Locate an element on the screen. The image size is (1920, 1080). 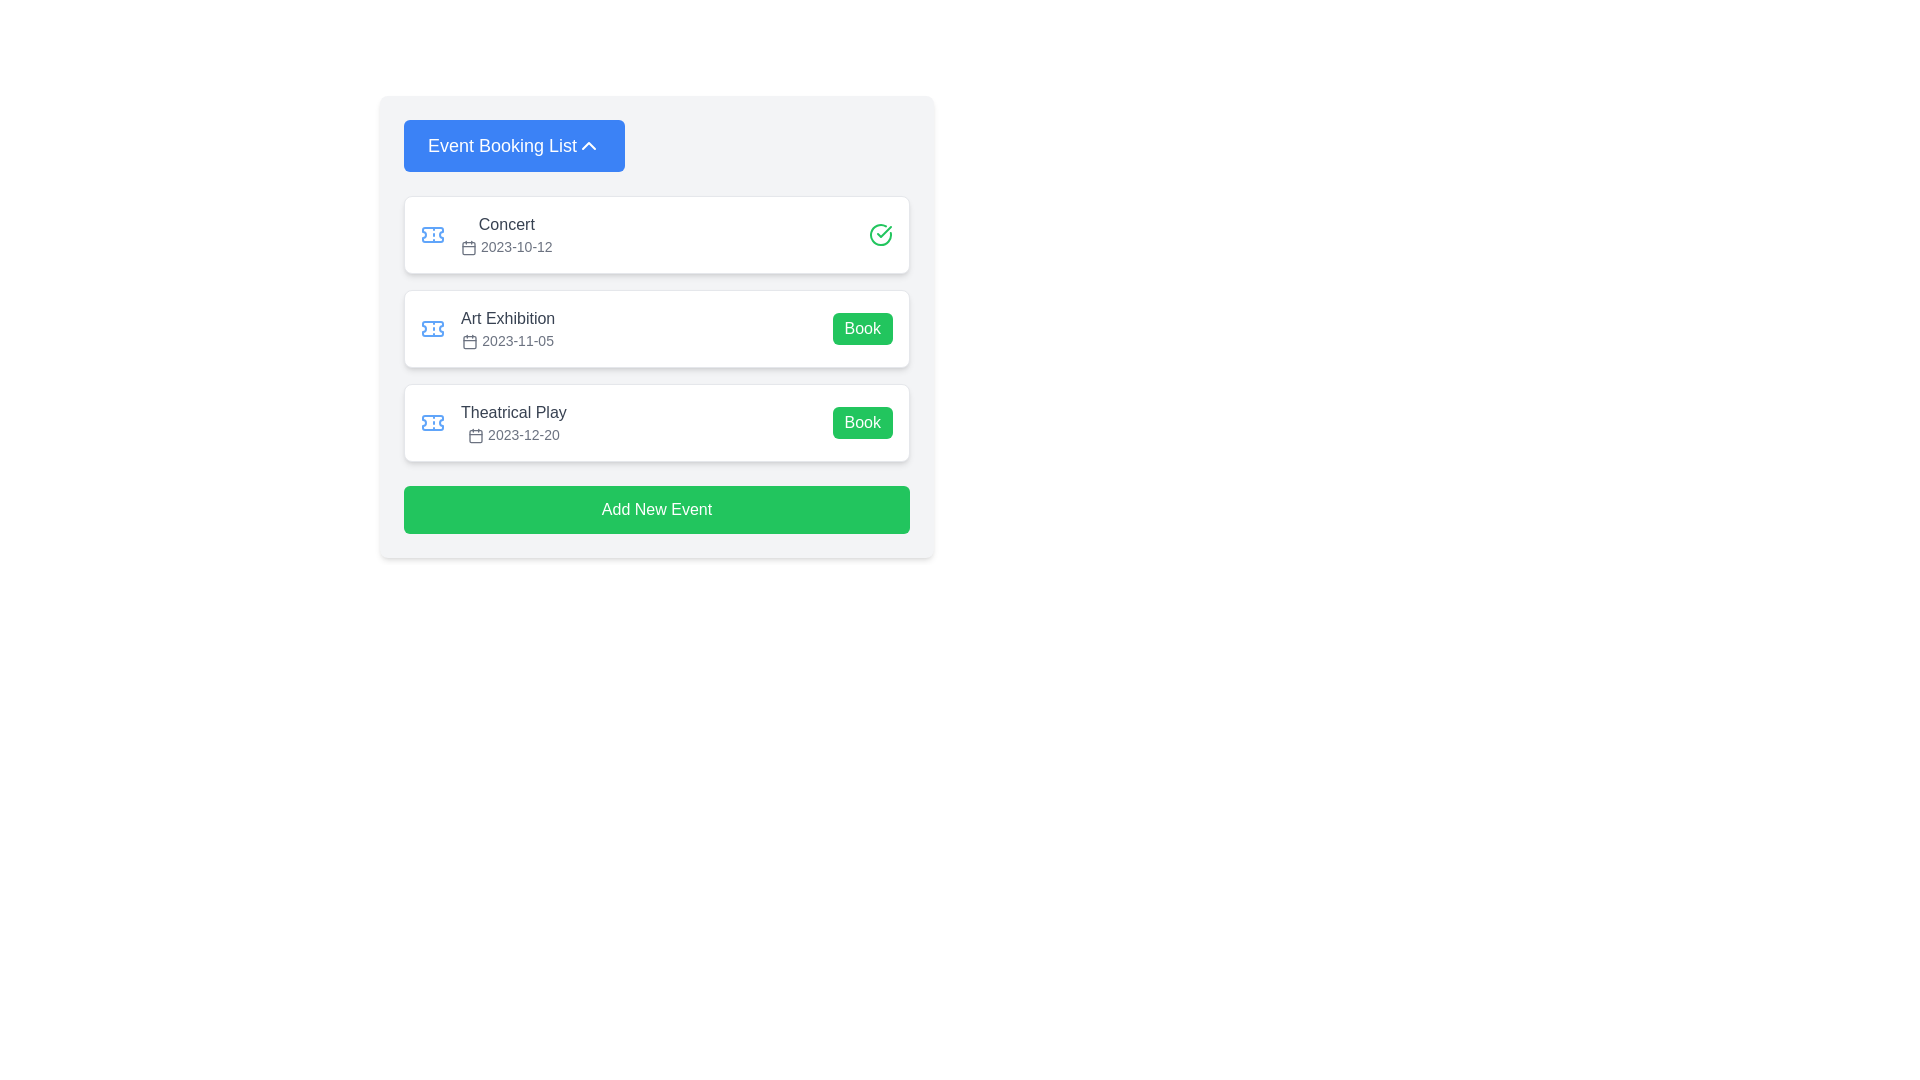
the light blue ticket-shaped SVG icon next to the text 'Art Exhibition' in the second event item of the list is located at coordinates (431, 327).